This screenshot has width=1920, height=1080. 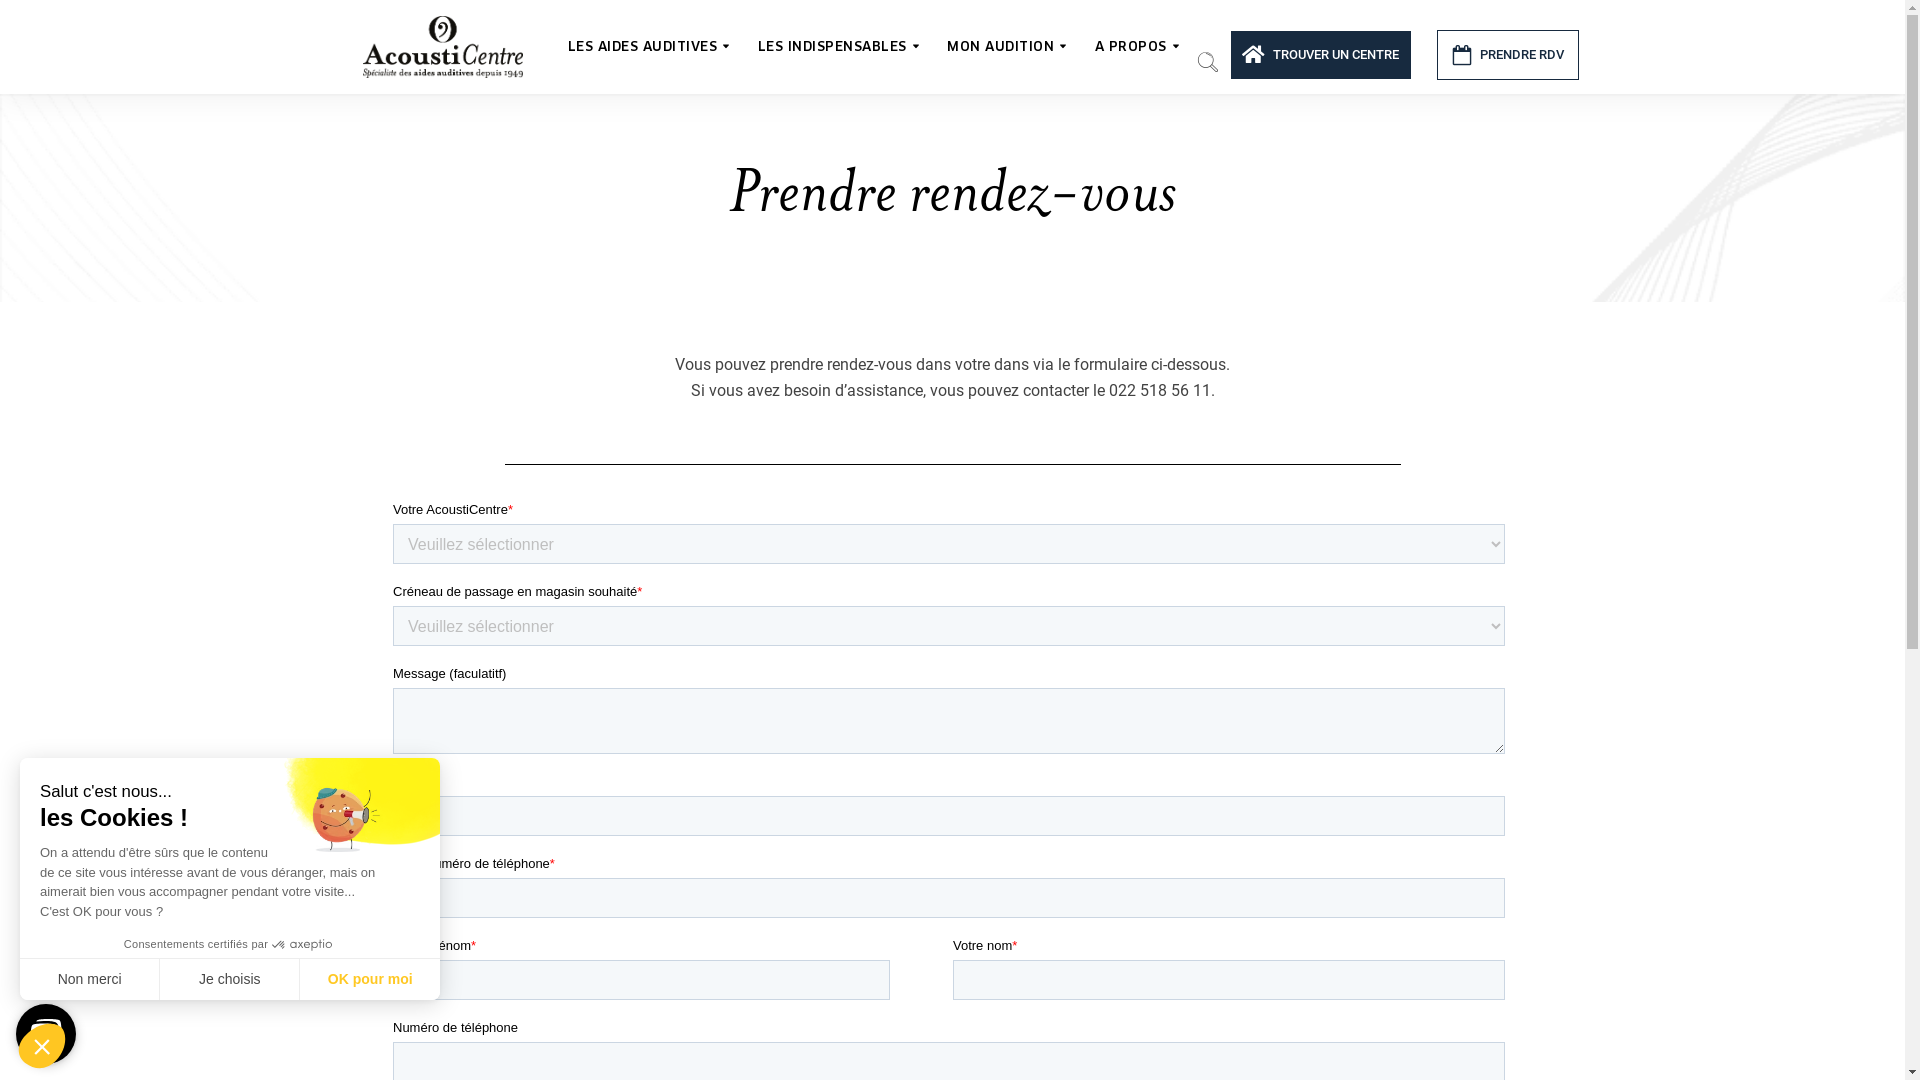 What do you see at coordinates (836, 45) in the screenshot?
I see `'LES INDISPENSABLES'` at bounding box center [836, 45].